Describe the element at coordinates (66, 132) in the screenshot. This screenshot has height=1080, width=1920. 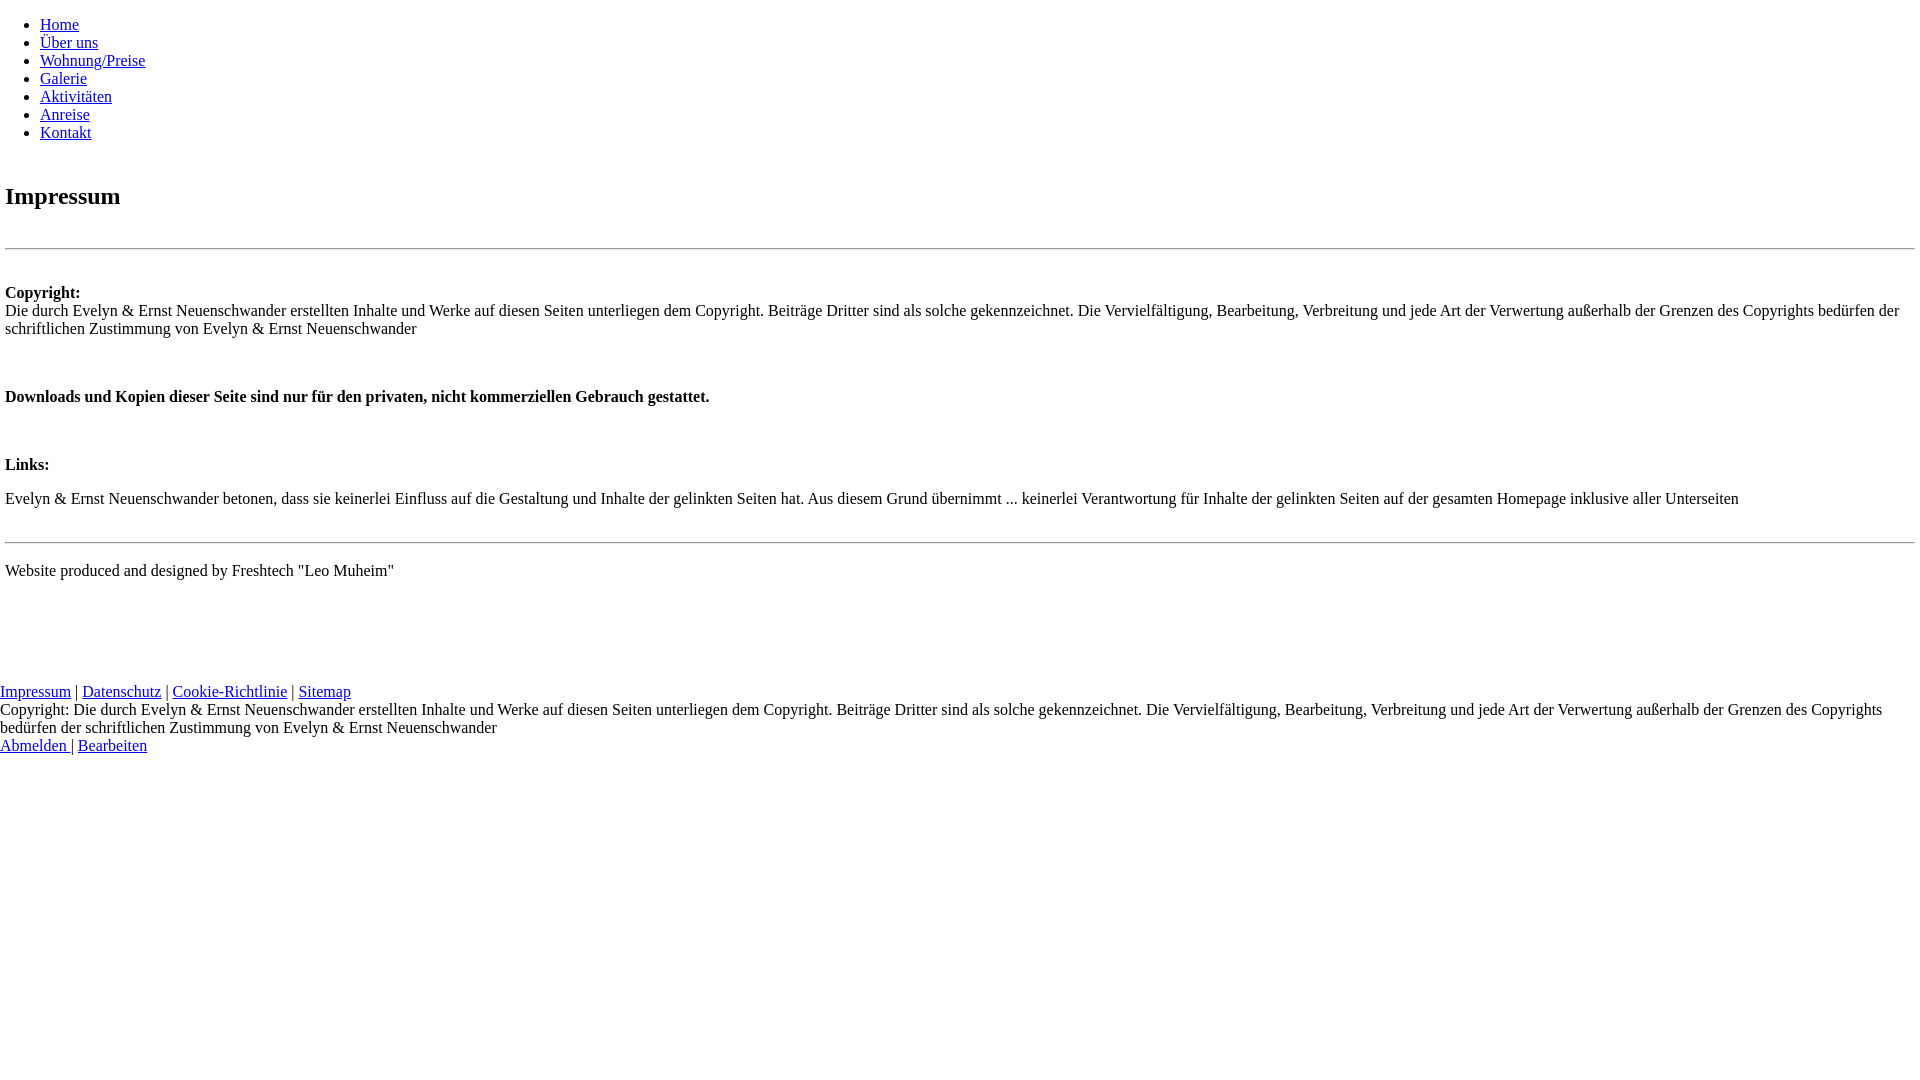
I see `'Kontakt'` at that location.